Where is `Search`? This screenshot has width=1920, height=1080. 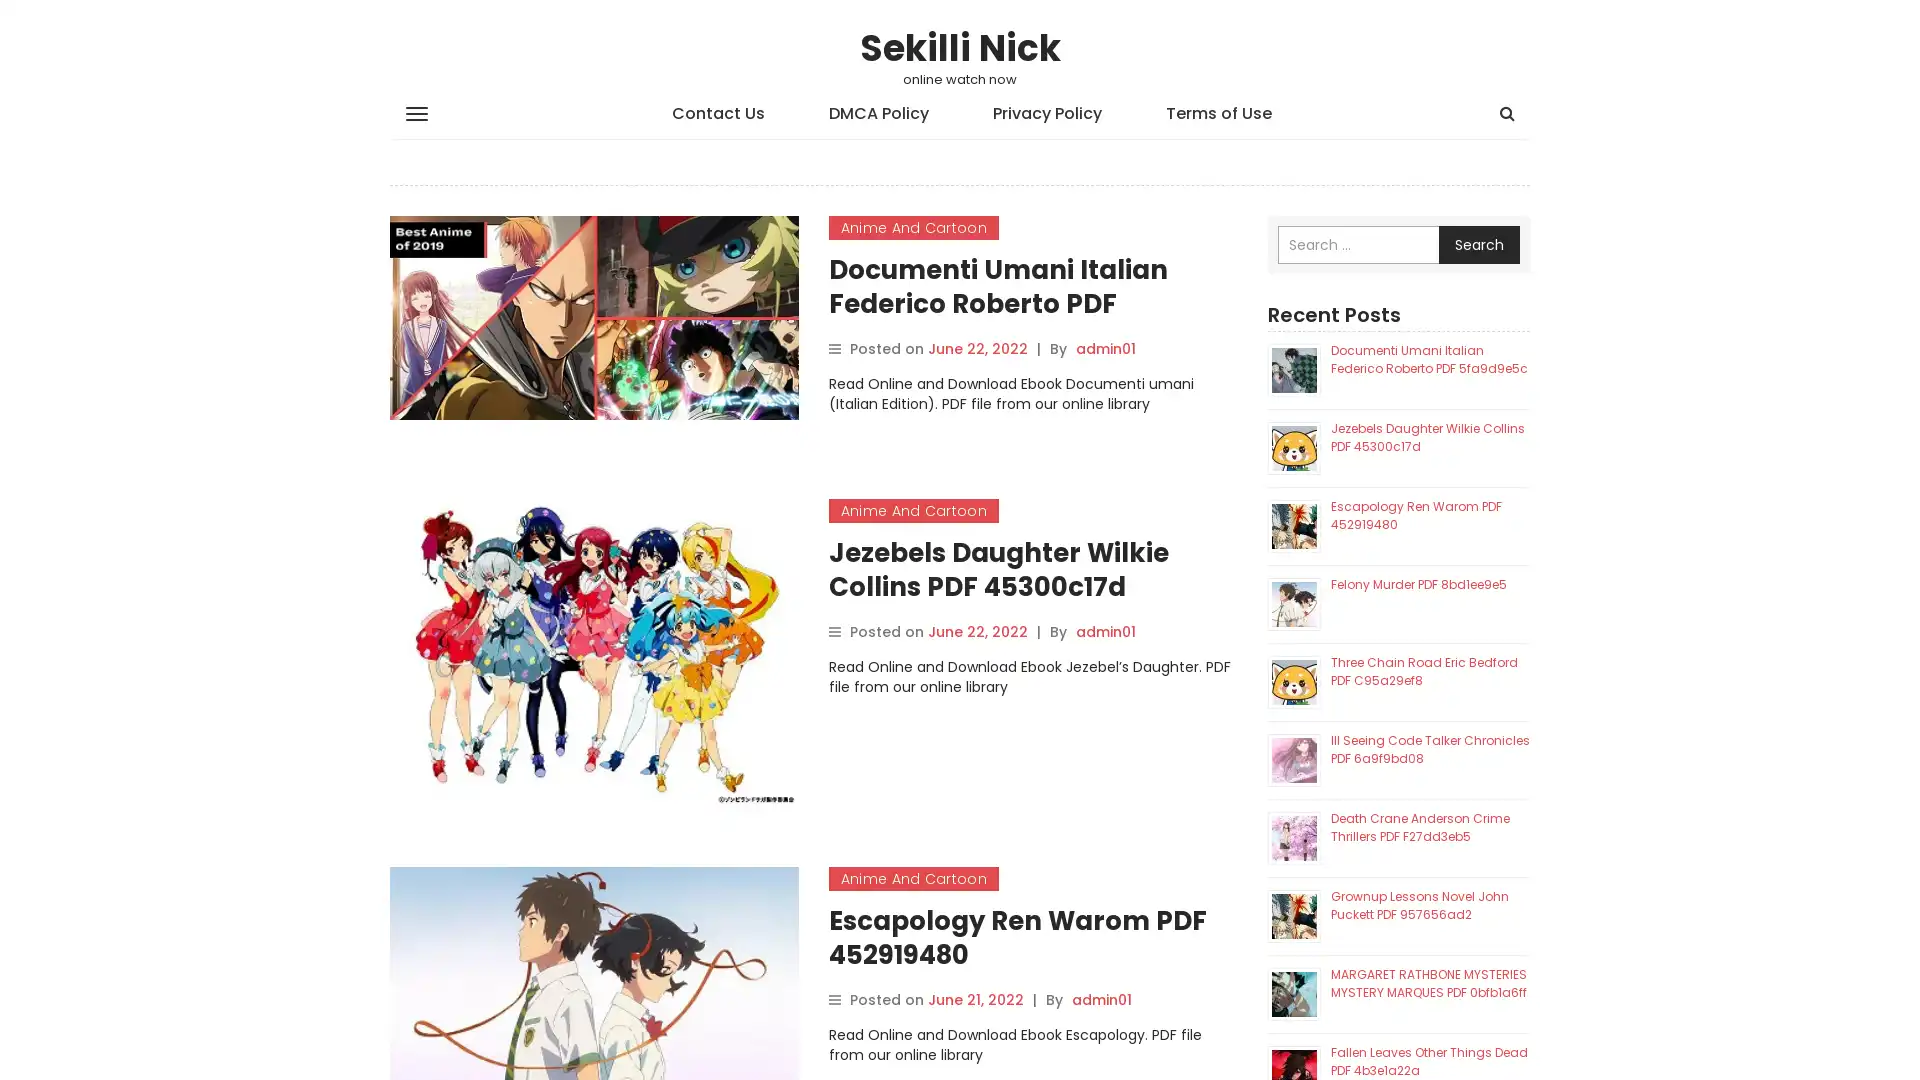 Search is located at coordinates (1479, 244).